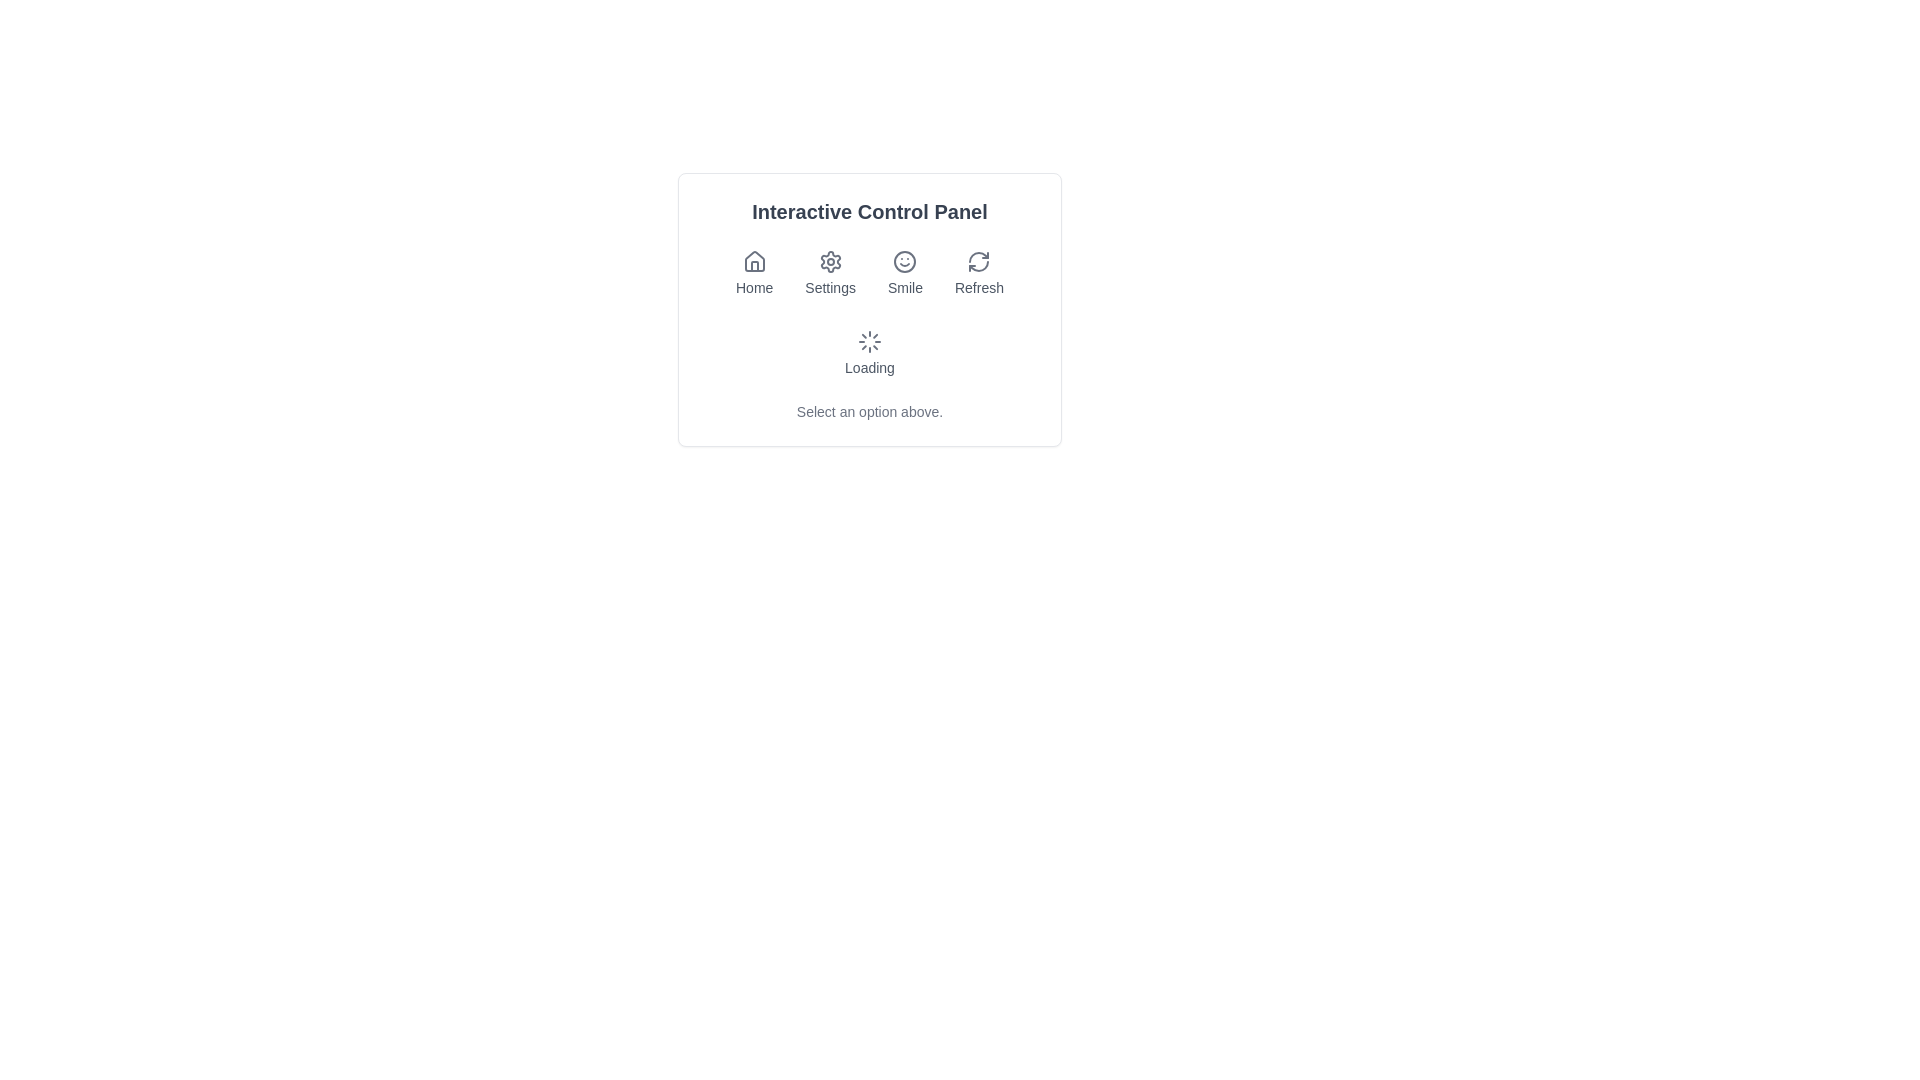  I want to click on the refresh SVG icon located at the top of the 'Refresh' section in the interactive control panel, so click(979, 261).